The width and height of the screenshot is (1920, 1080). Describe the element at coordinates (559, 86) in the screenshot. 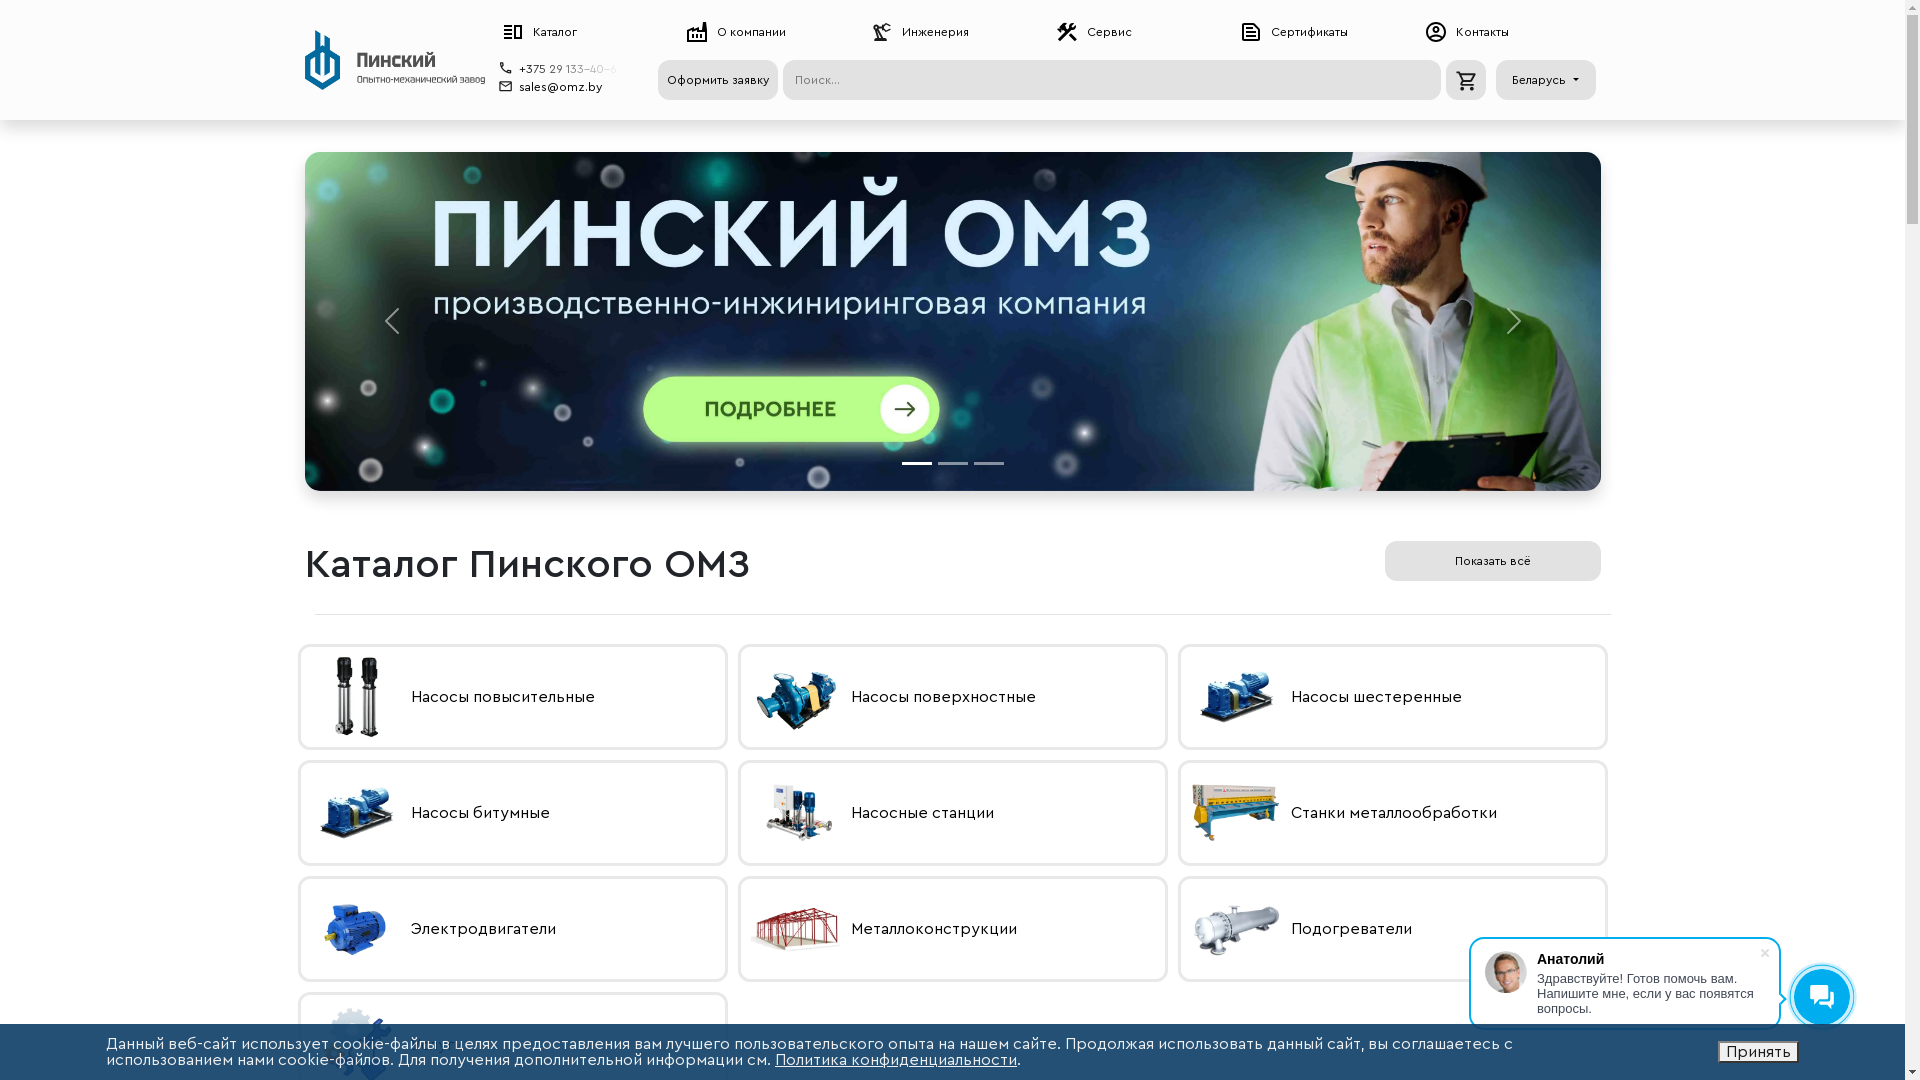

I see `'sales@omz.by'` at that location.